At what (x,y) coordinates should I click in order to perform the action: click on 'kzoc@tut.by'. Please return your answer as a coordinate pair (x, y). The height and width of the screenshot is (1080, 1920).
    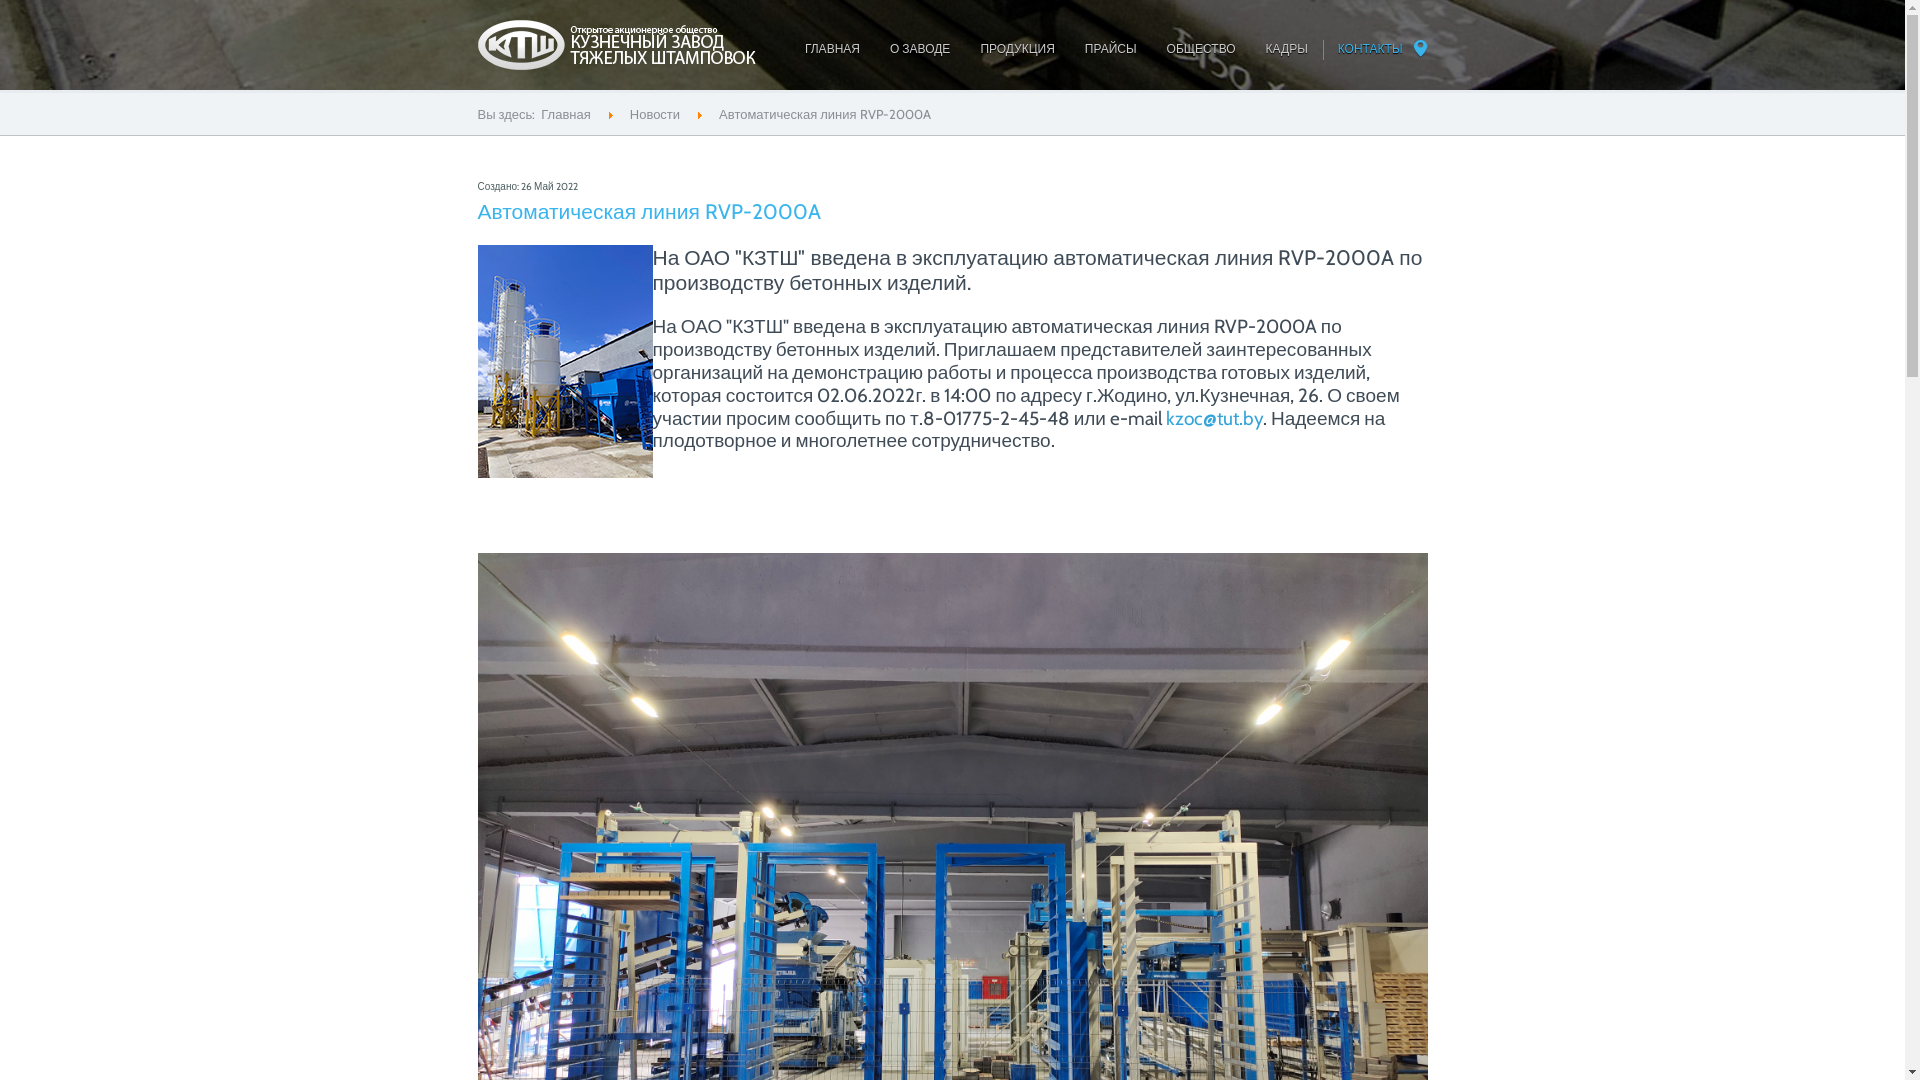
    Looking at the image, I should click on (1213, 417).